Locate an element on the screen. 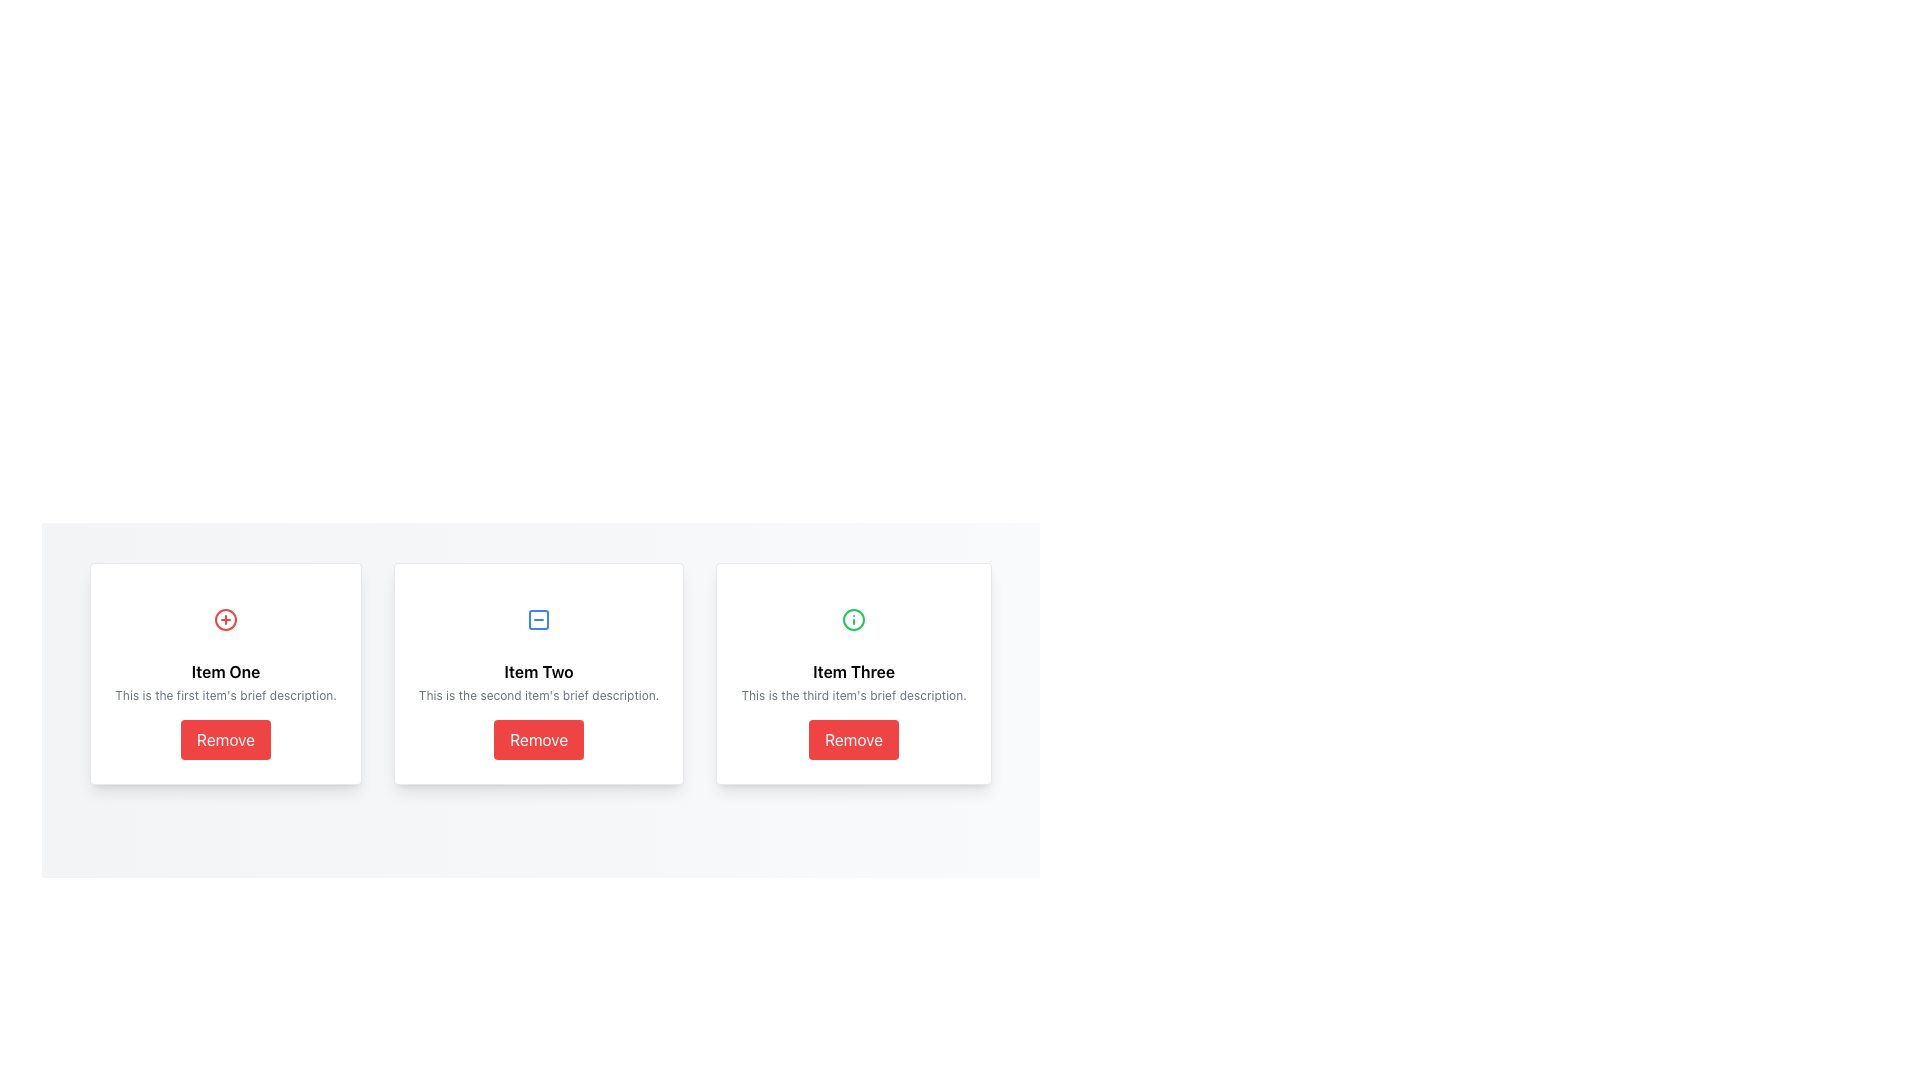 Image resolution: width=1920 pixels, height=1080 pixels. the square icon with a bold blue outline and a minus sign inside, located centrally within the 'Item Two' card is located at coordinates (539, 619).